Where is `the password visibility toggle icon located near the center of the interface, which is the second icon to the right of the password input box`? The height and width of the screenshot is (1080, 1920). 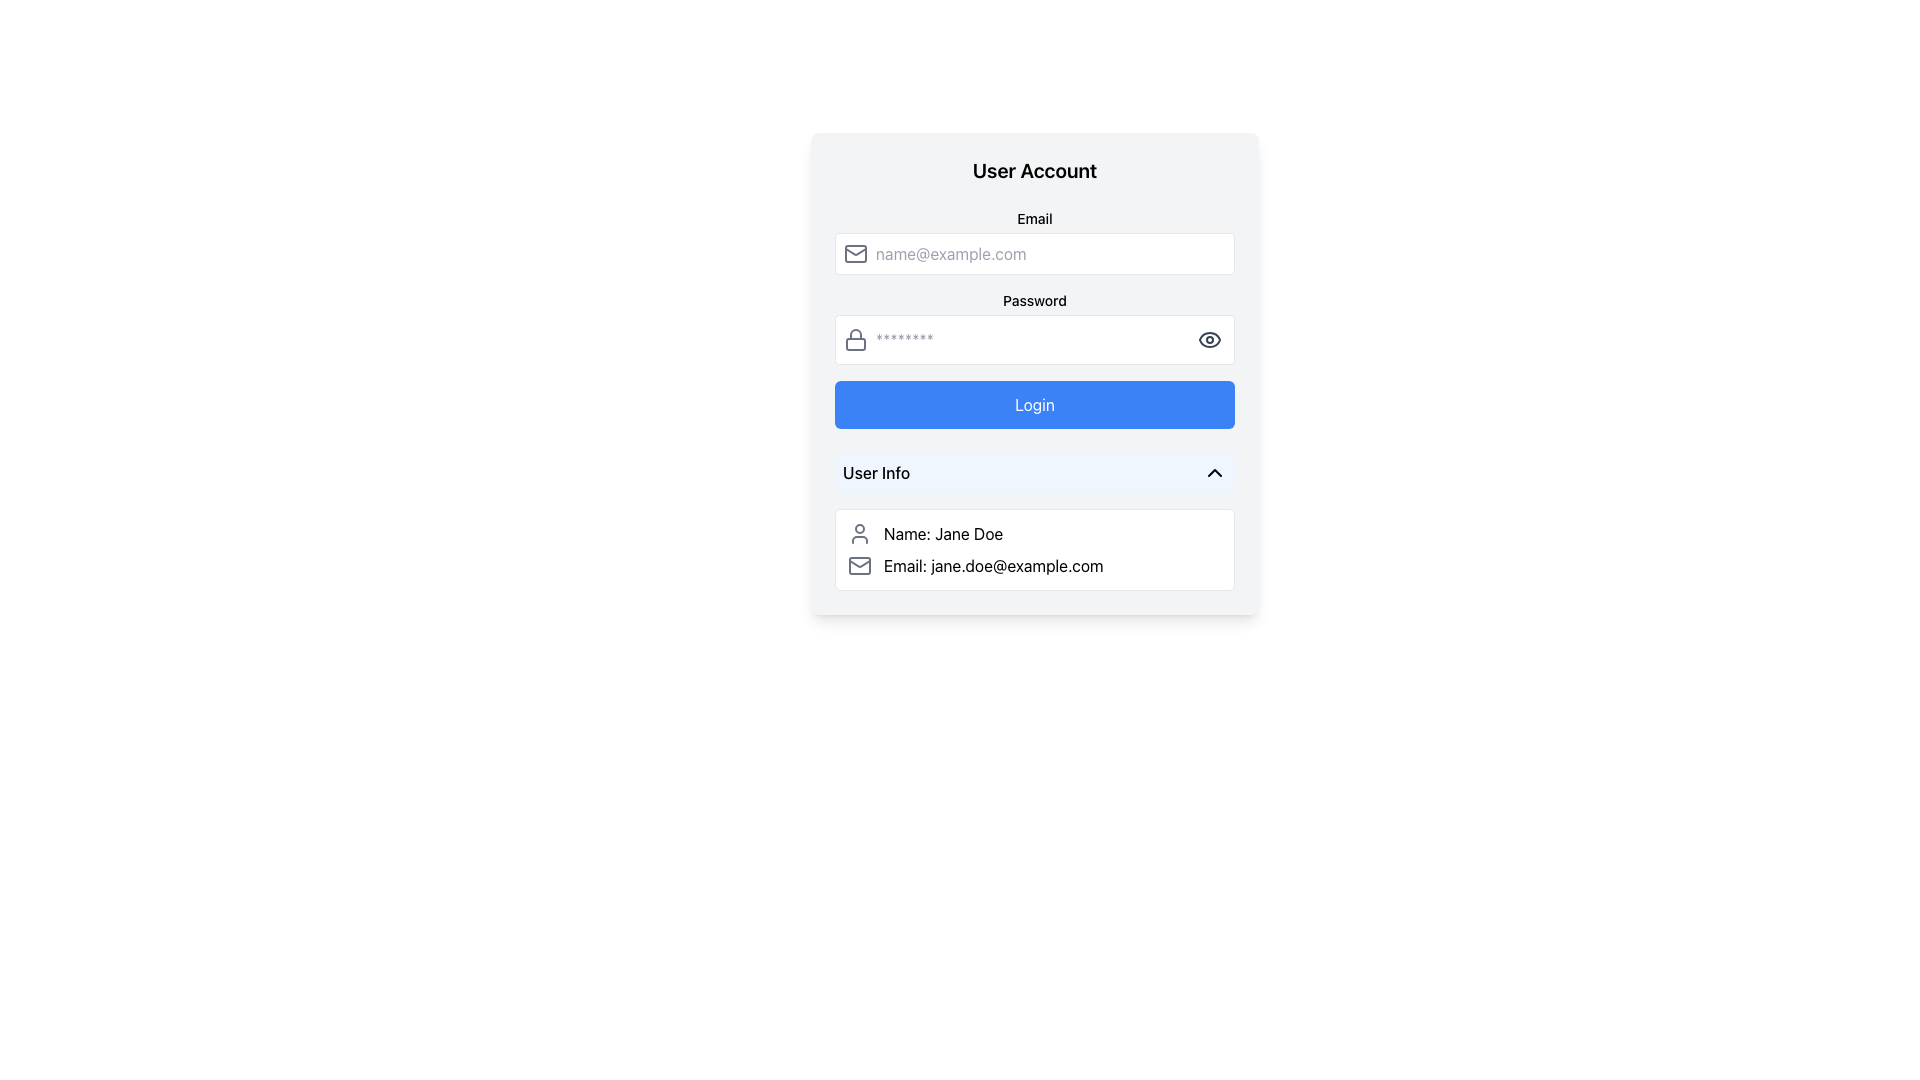 the password visibility toggle icon located near the center of the interface, which is the second icon to the right of the password input box is located at coordinates (1208, 338).